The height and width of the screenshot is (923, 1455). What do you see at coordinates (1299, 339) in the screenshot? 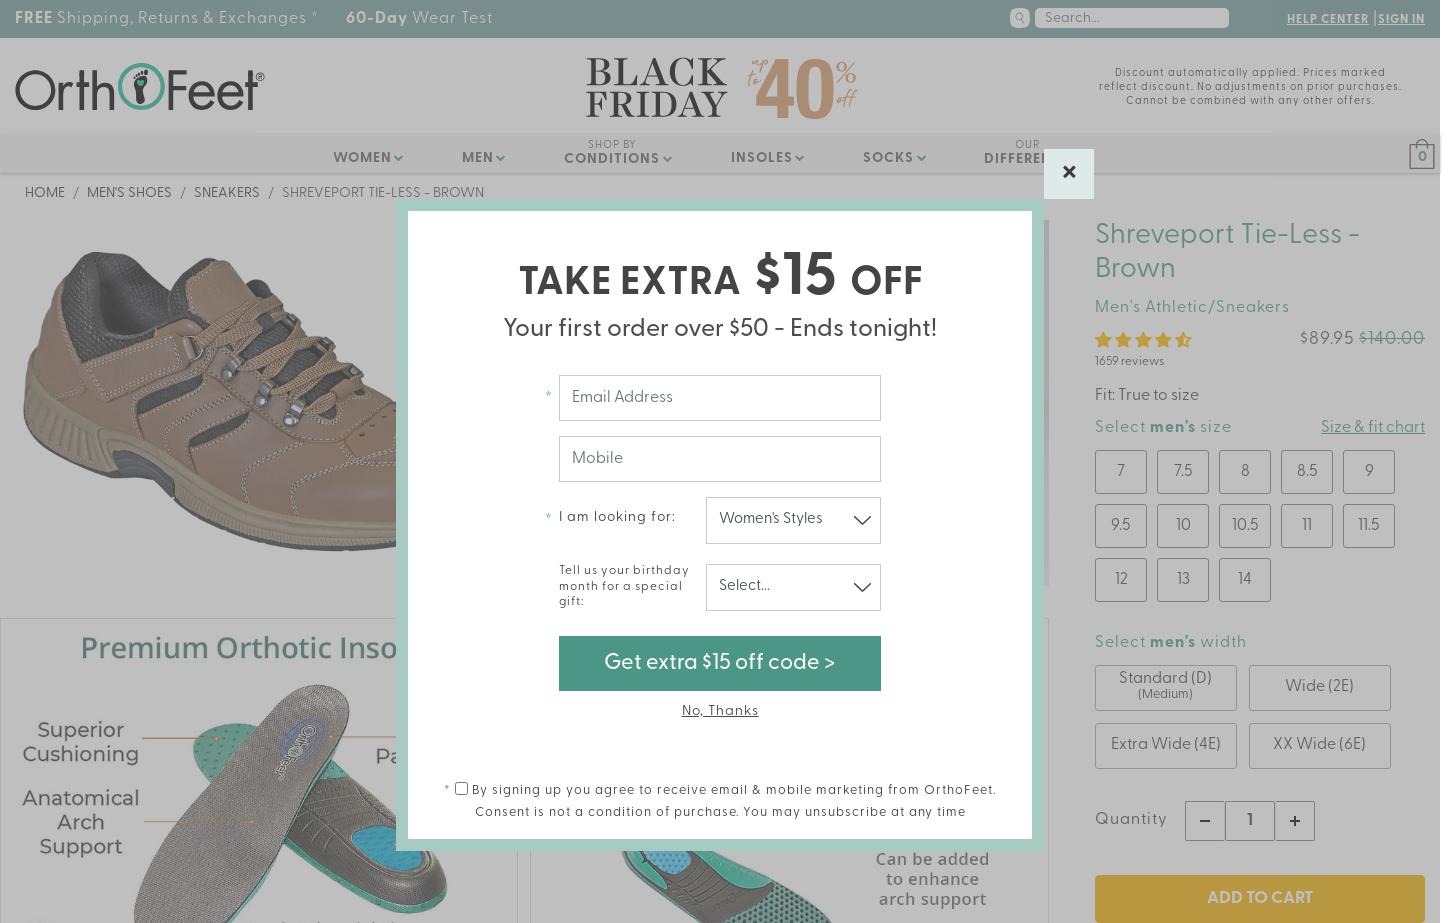
I see `'$89.95'` at bounding box center [1299, 339].